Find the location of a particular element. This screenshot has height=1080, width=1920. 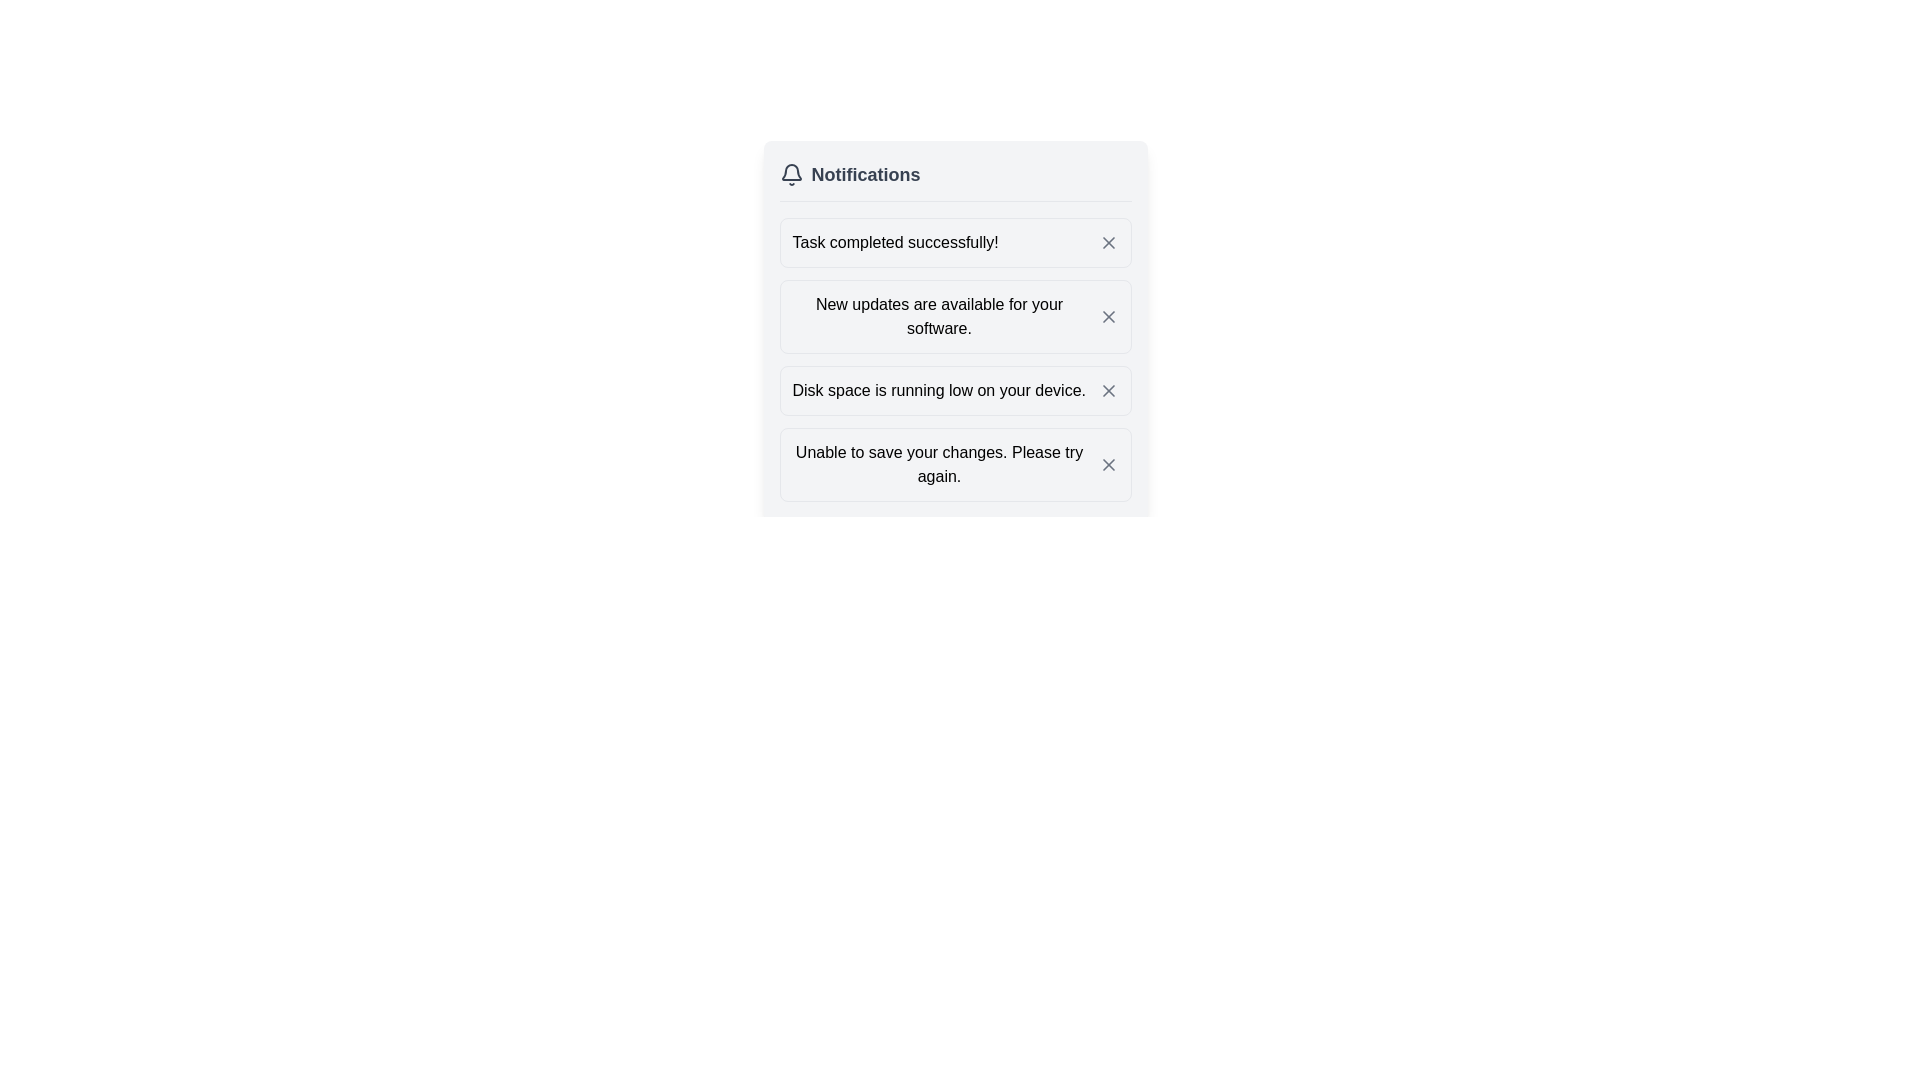

text label displaying 'Notifications' in bold gray font, located to the right of a bell icon at the top of the notifications panel is located at coordinates (865, 173).